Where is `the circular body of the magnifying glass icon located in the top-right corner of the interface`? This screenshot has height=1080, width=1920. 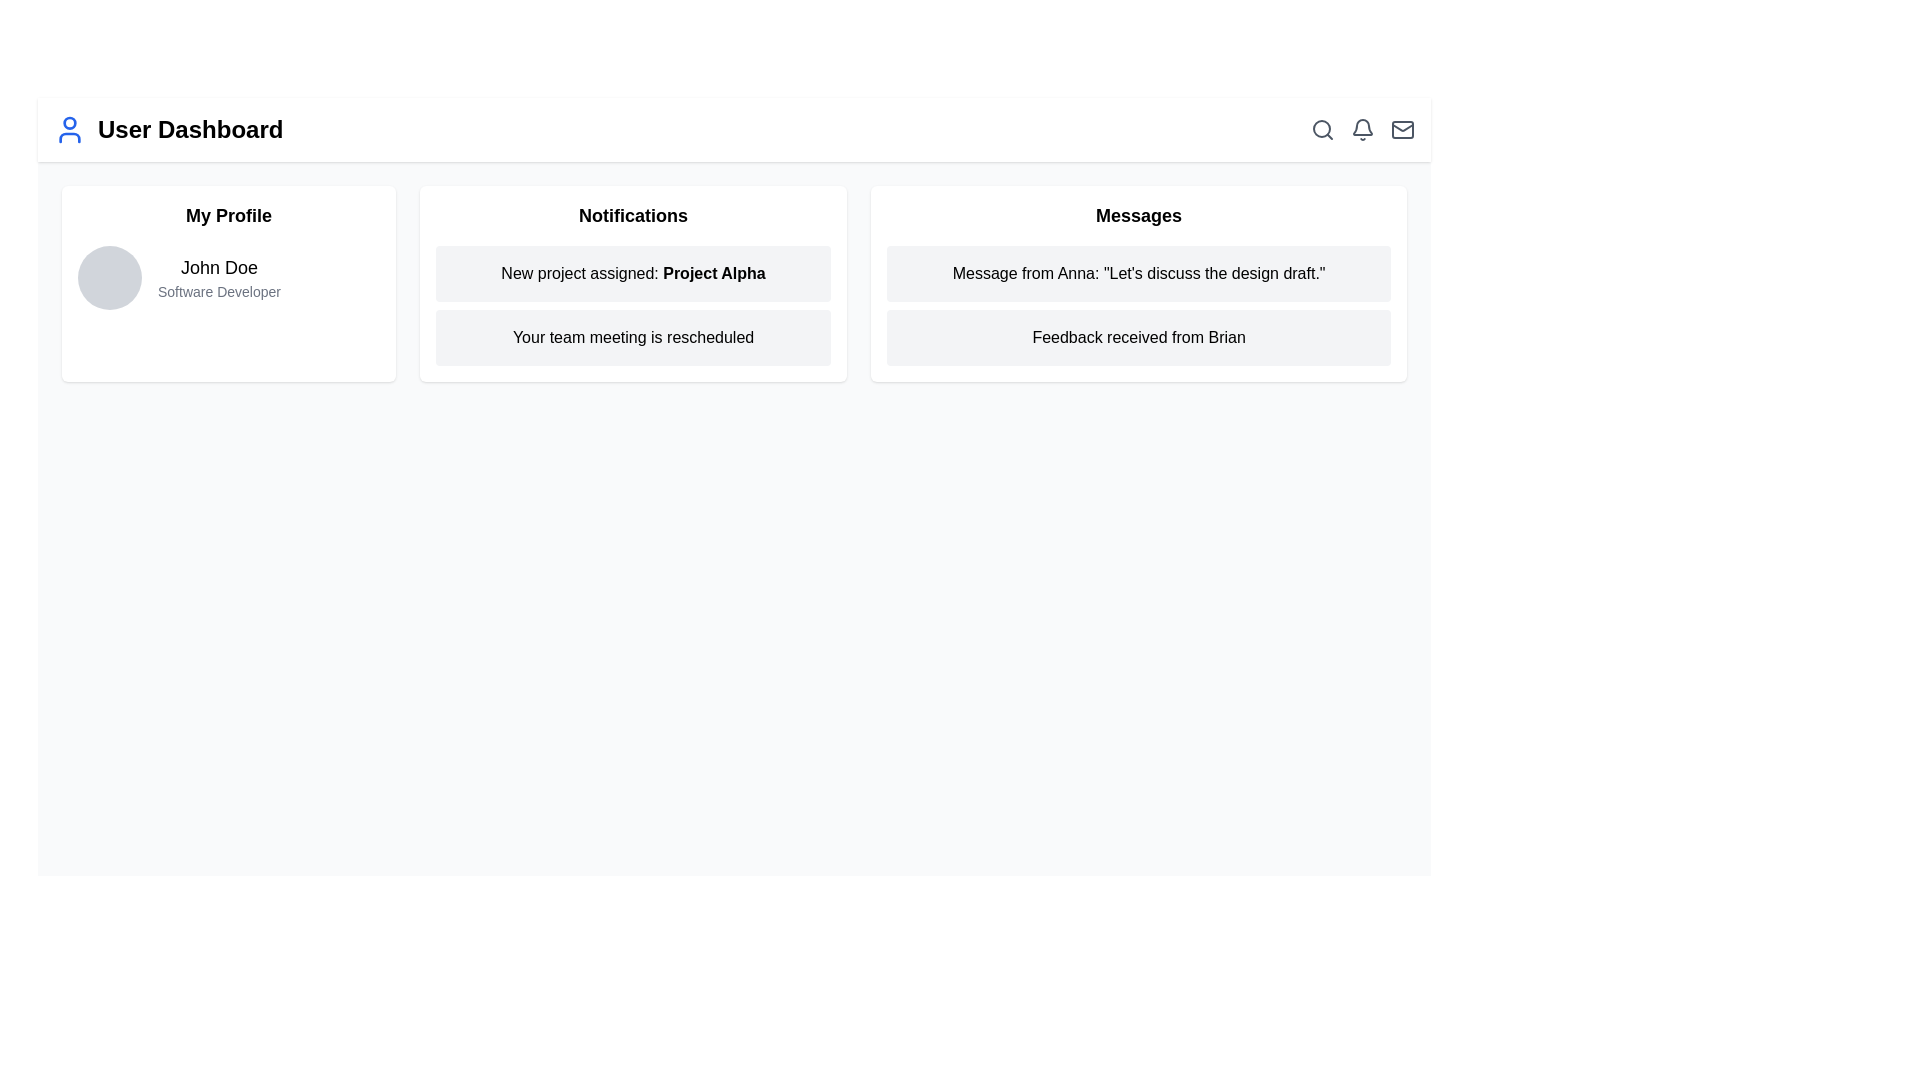 the circular body of the magnifying glass icon located in the top-right corner of the interface is located at coordinates (1321, 128).